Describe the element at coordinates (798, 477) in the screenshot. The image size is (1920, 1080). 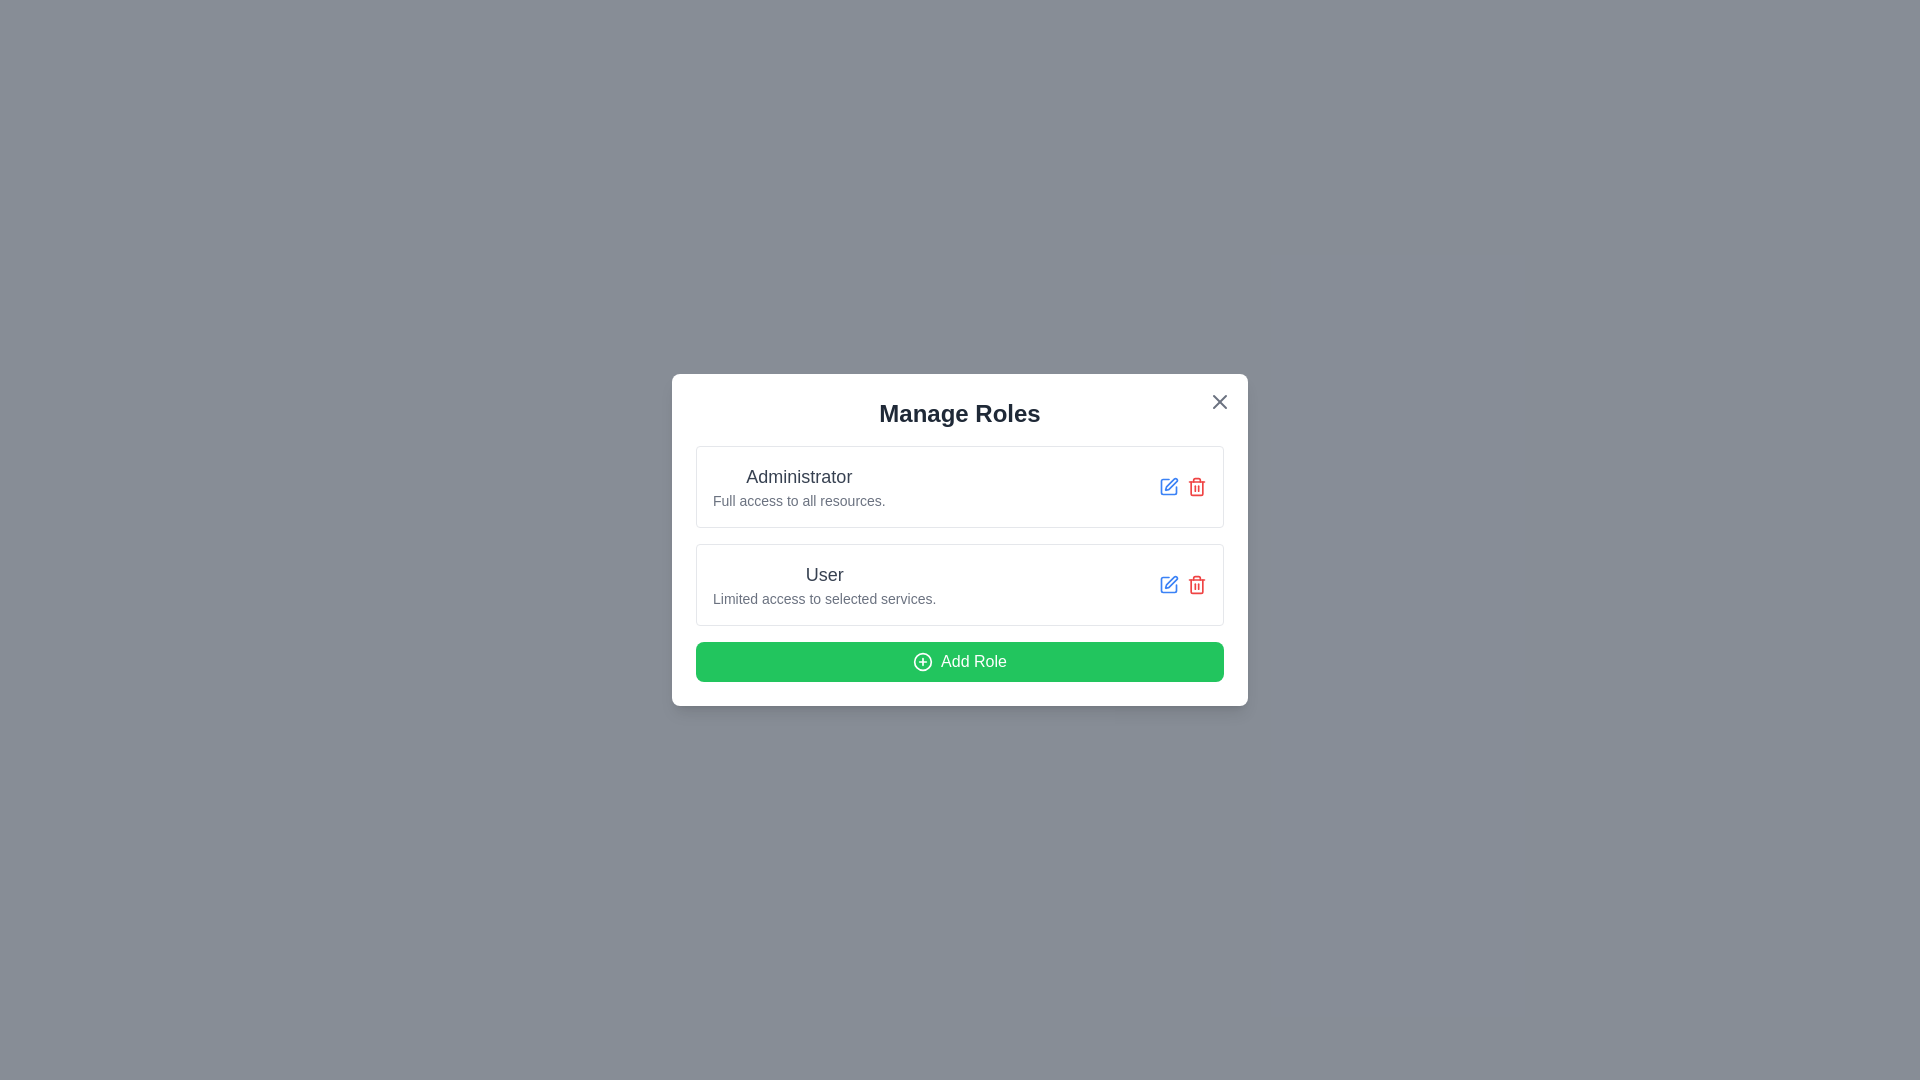
I see `the 'Administrator' label, which is styled as a heading in grayish black color and is located at the top of the 'Administrator' section in the 'Manage Roles' modal dialog` at that location.